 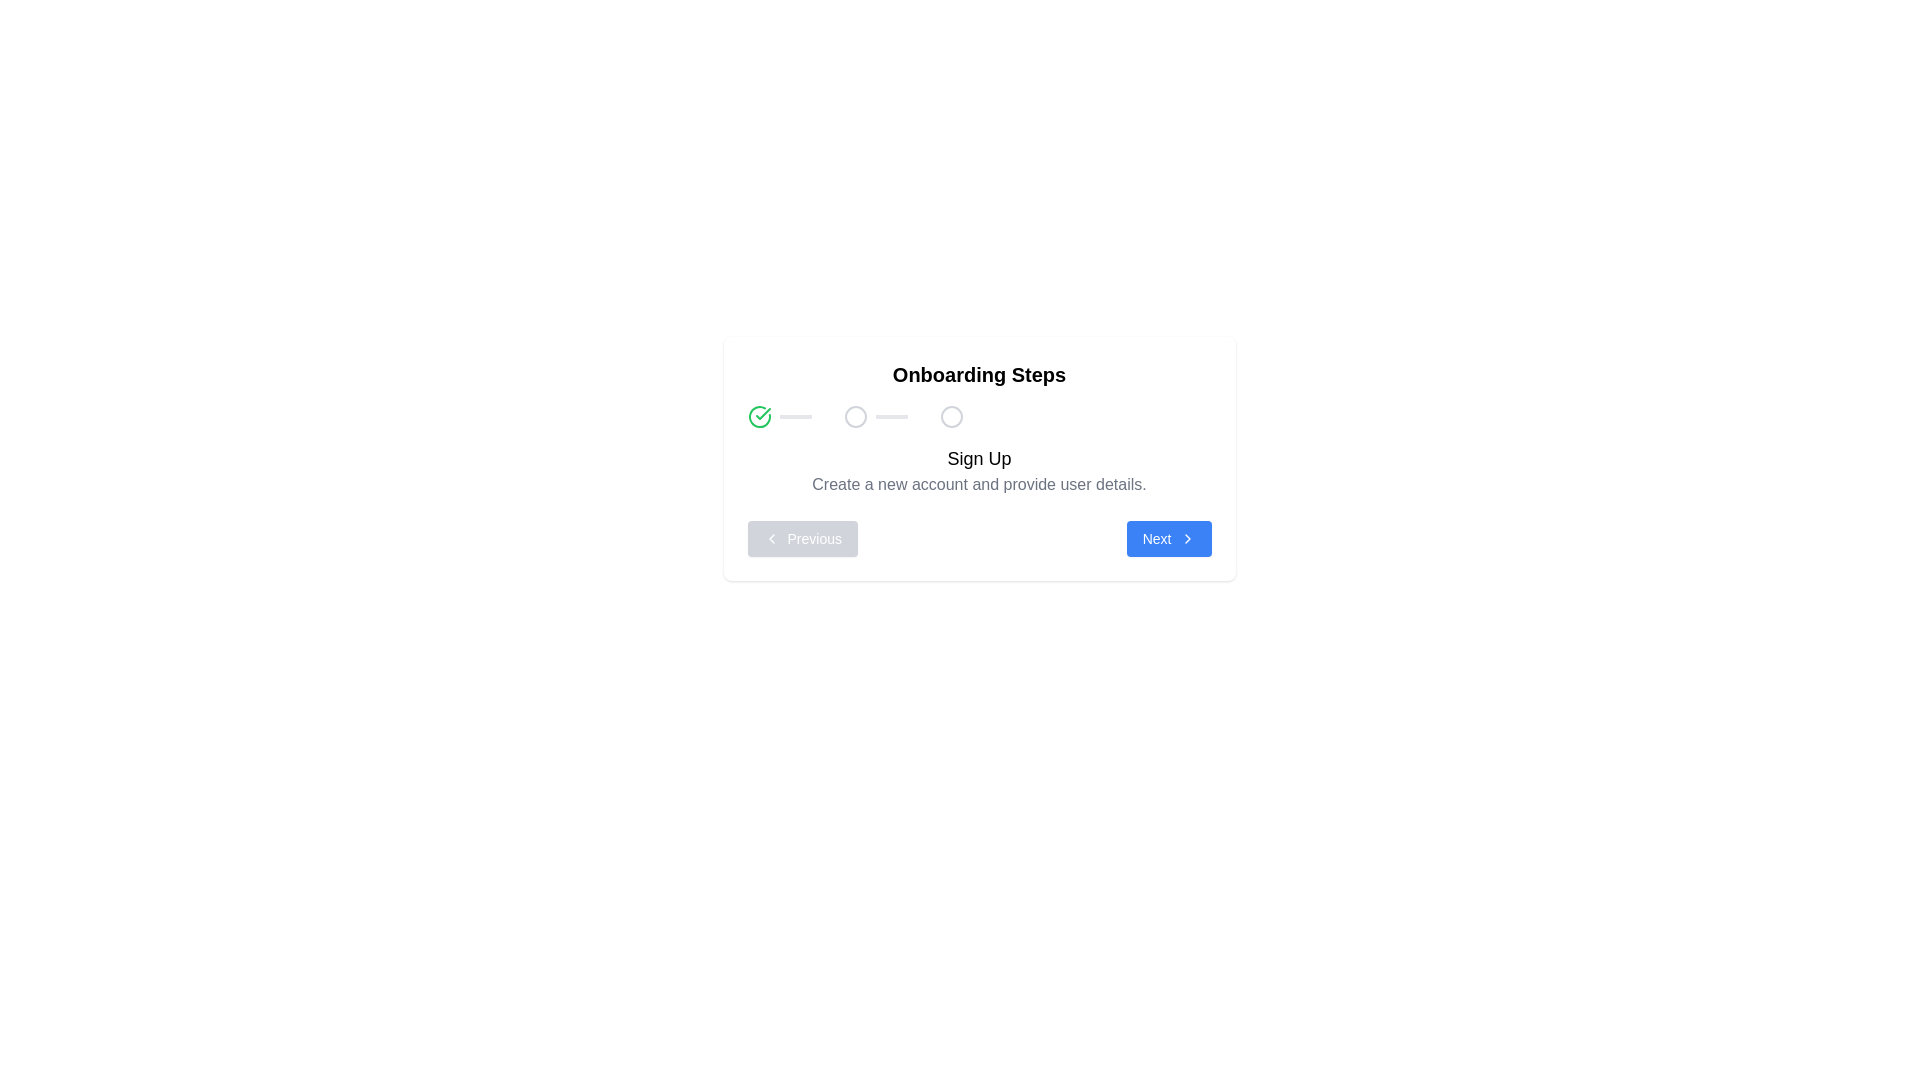 I want to click on the 'Previous' button, which is a rectangular button with a blue background and displays the text 'Previous' with a leftward-pointing chevron icon, so click(x=802, y=538).